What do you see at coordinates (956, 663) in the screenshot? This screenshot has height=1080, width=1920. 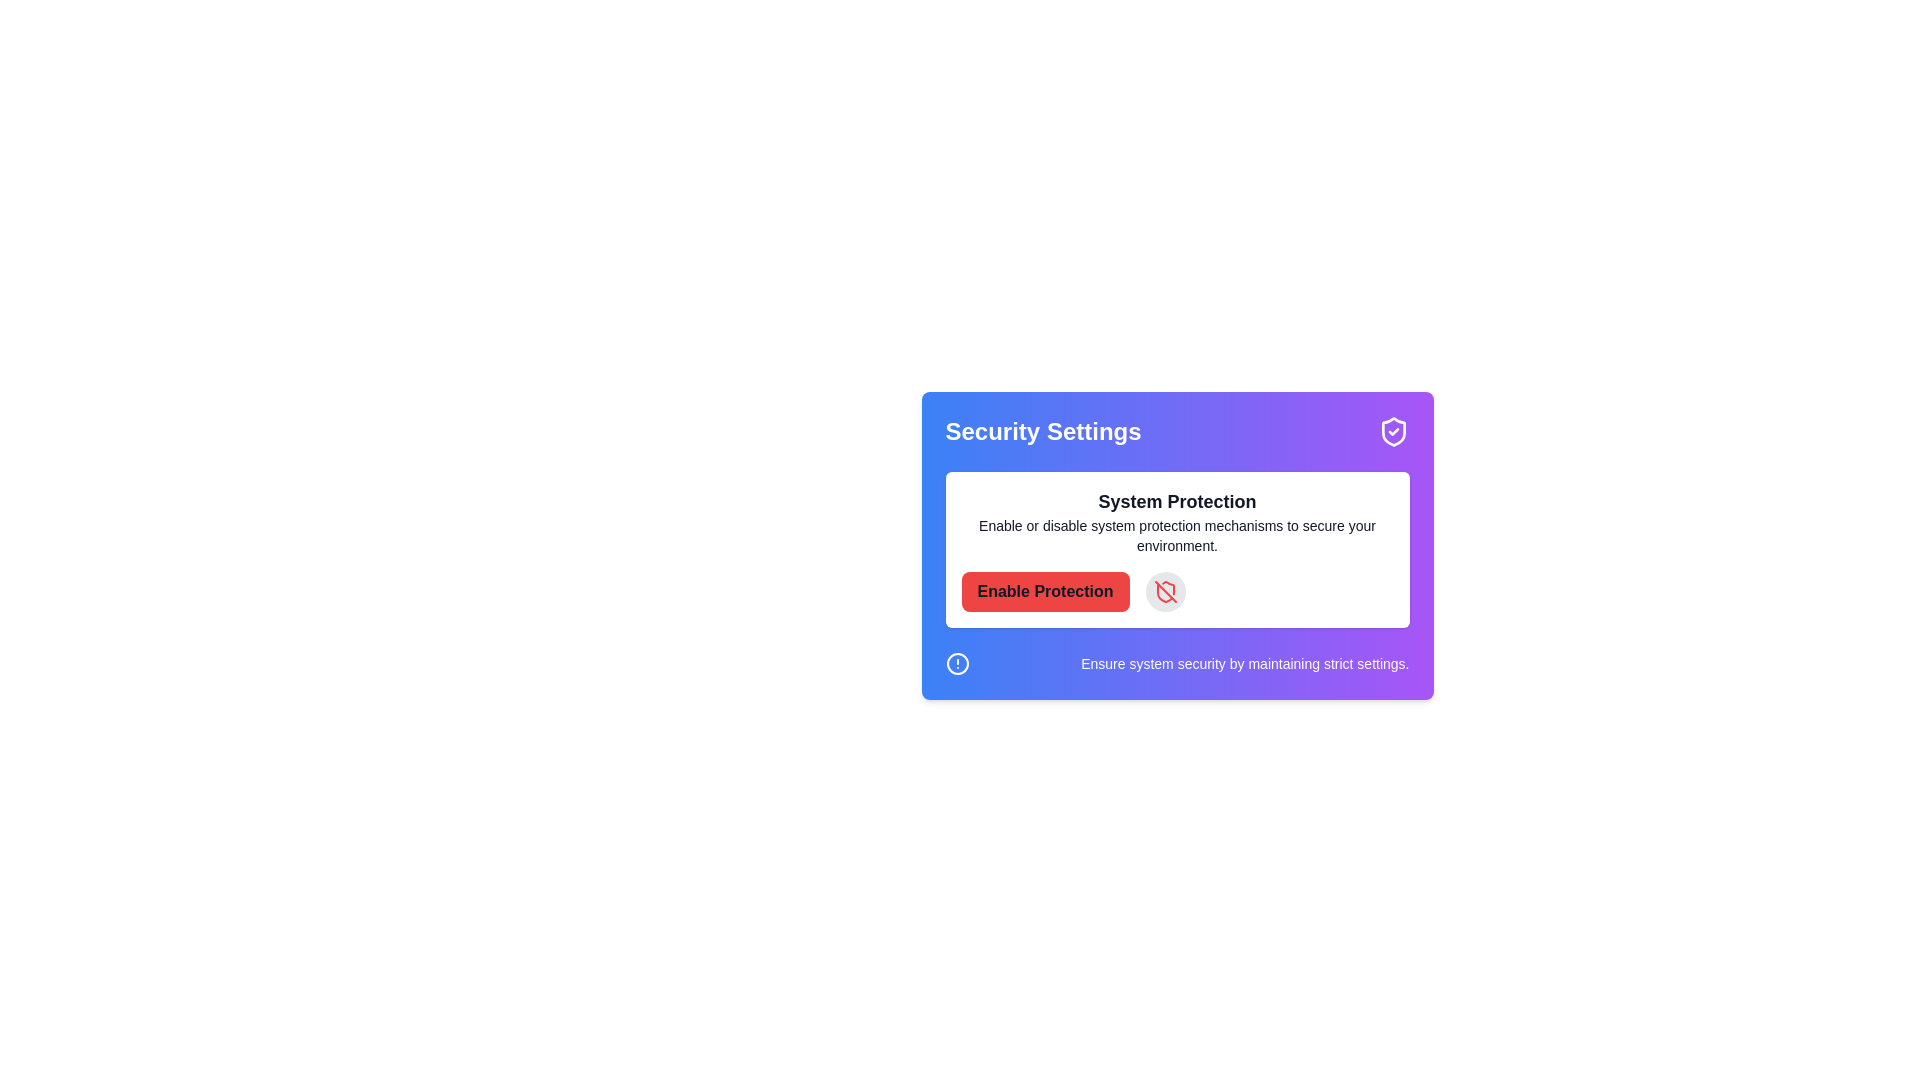 I see `the circular icon located at the lower-left corner of the 'Security Settings' panel for interaction` at bounding box center [956, 663].